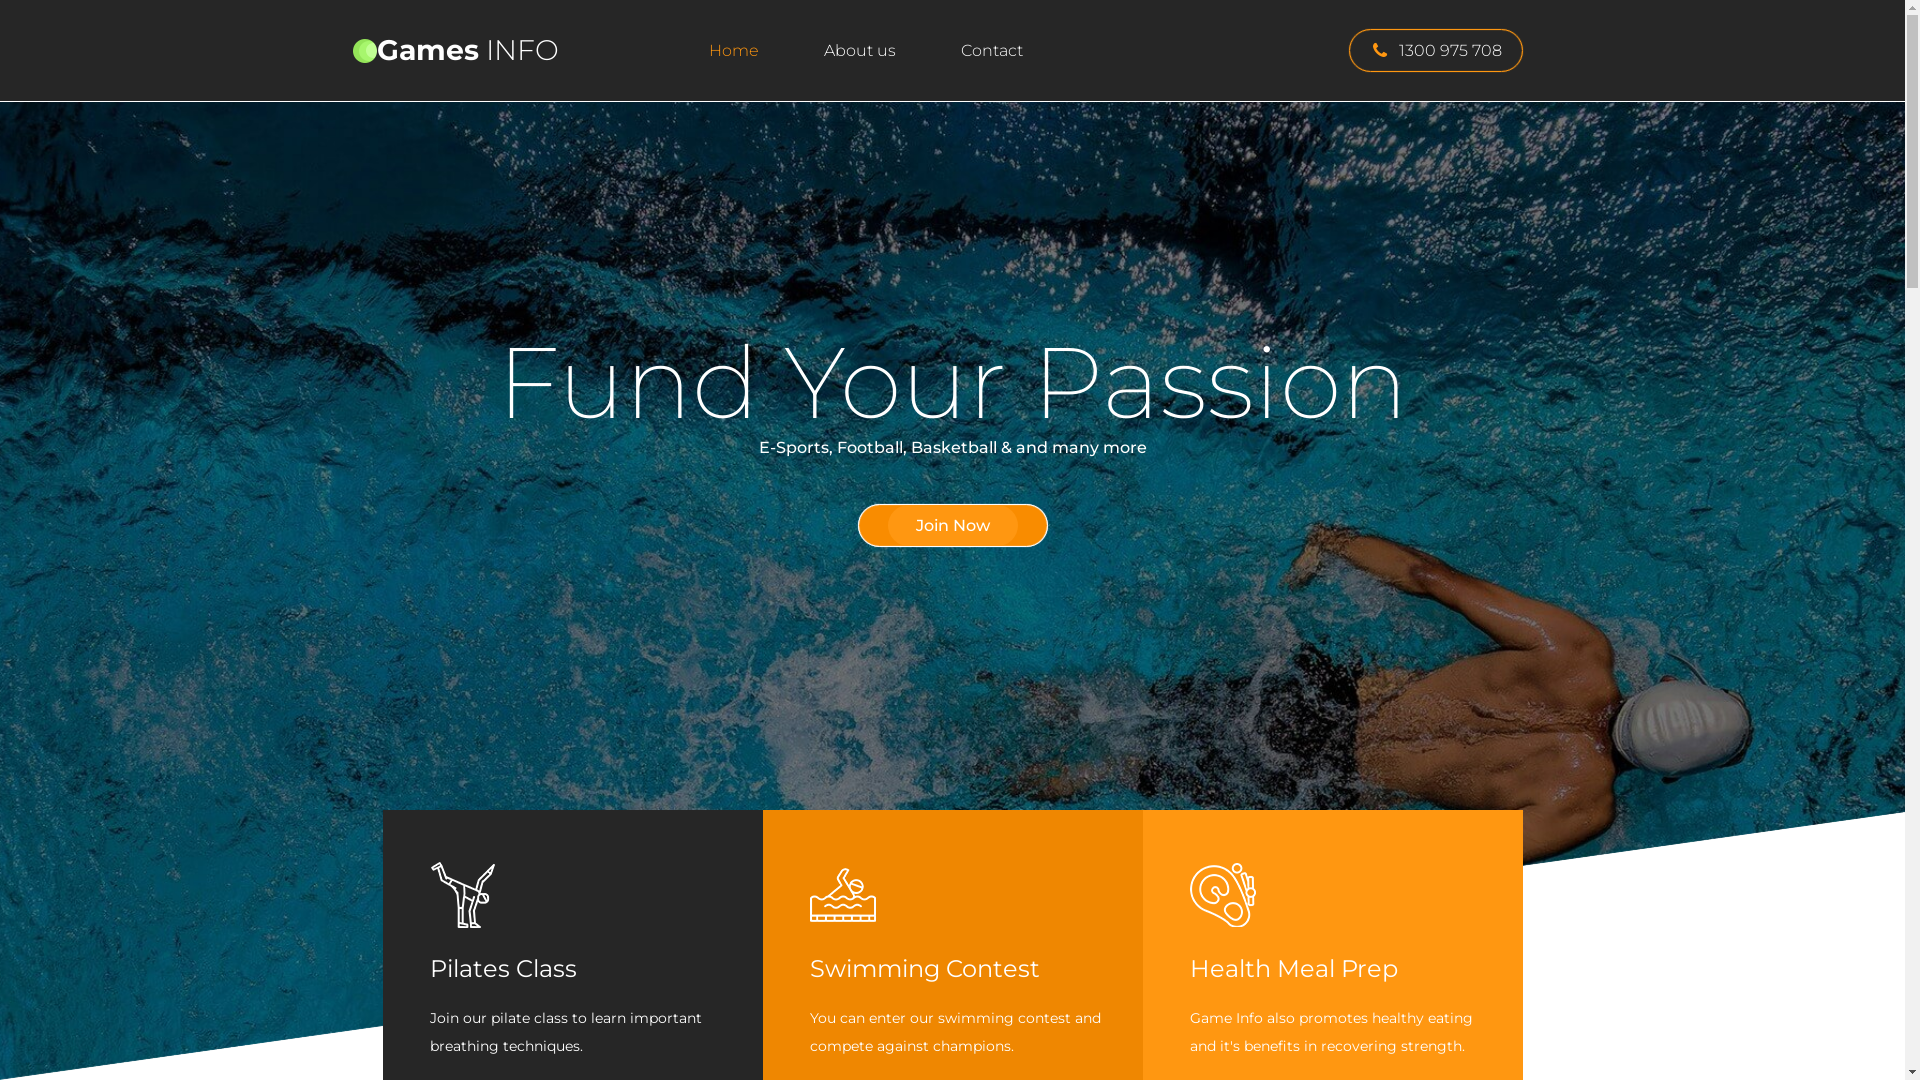 This screenshot has height=1080, width=1920. What do you see at coordinates (950, 524) in the screenshot?
I see `'Join Now'` at bounding box center [950, 524].